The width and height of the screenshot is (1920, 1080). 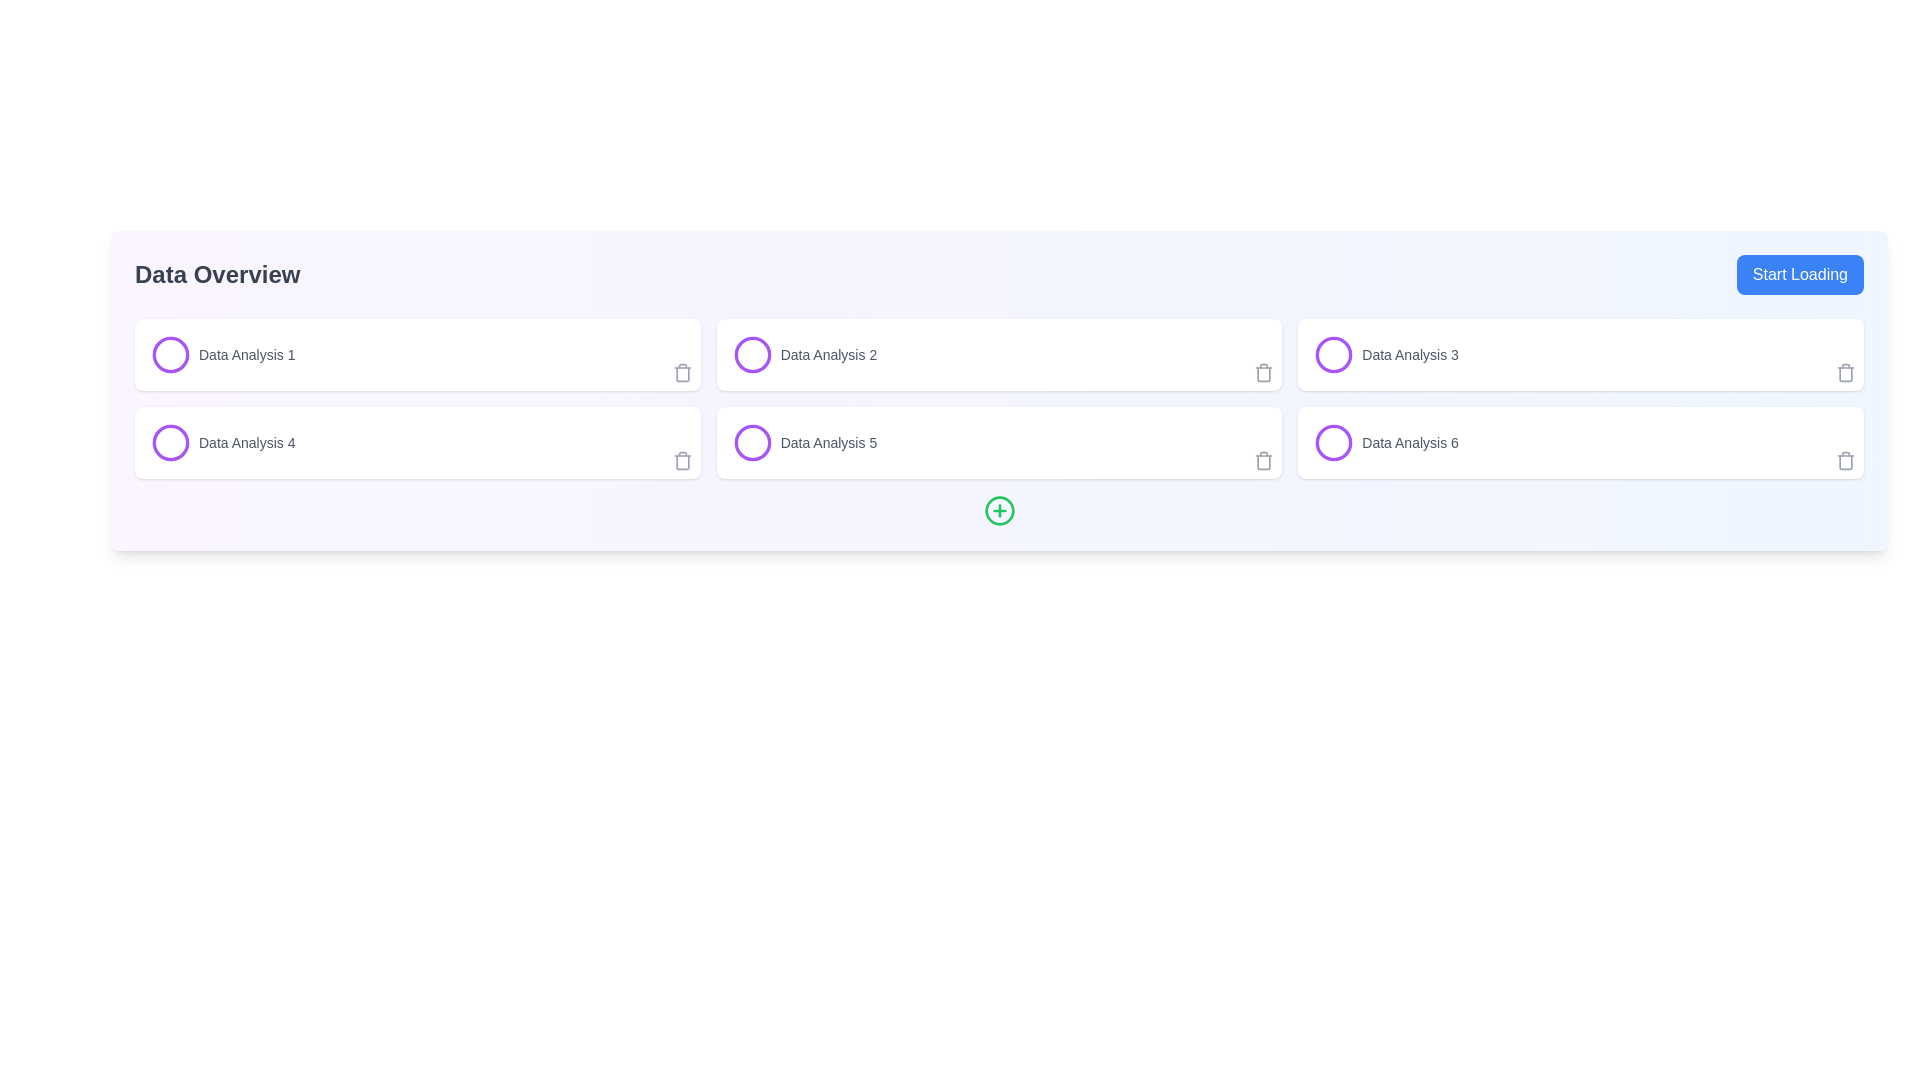 I want to click on the visual indicator icon associated with the 'Data Analysis 3' item, so click(x=1334, y=353).